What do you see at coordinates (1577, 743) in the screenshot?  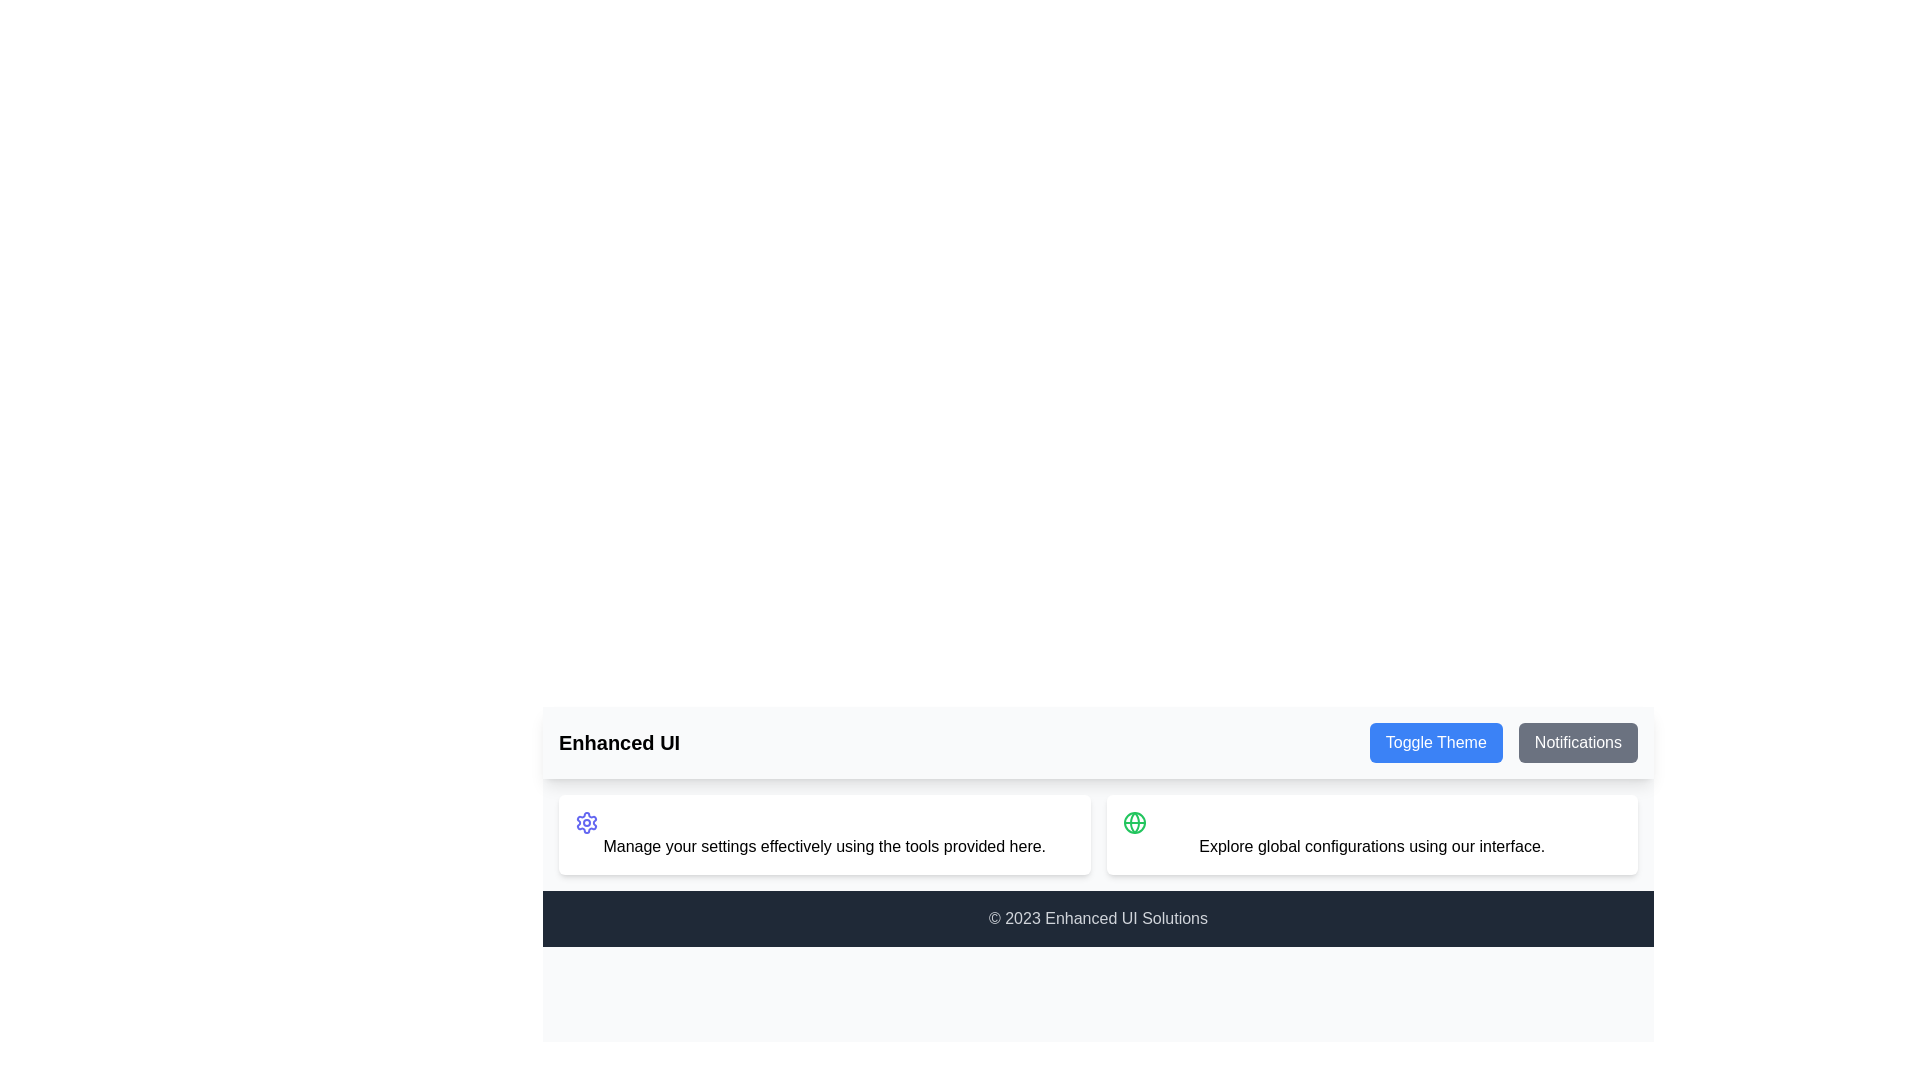 I see `the 'Notifications' button, which is a rounded rectangular button with a gray background and white text, located to the right of the 'Toggle Theme' button at the top-right corner of the interface` at bounding box center [1577, 743].